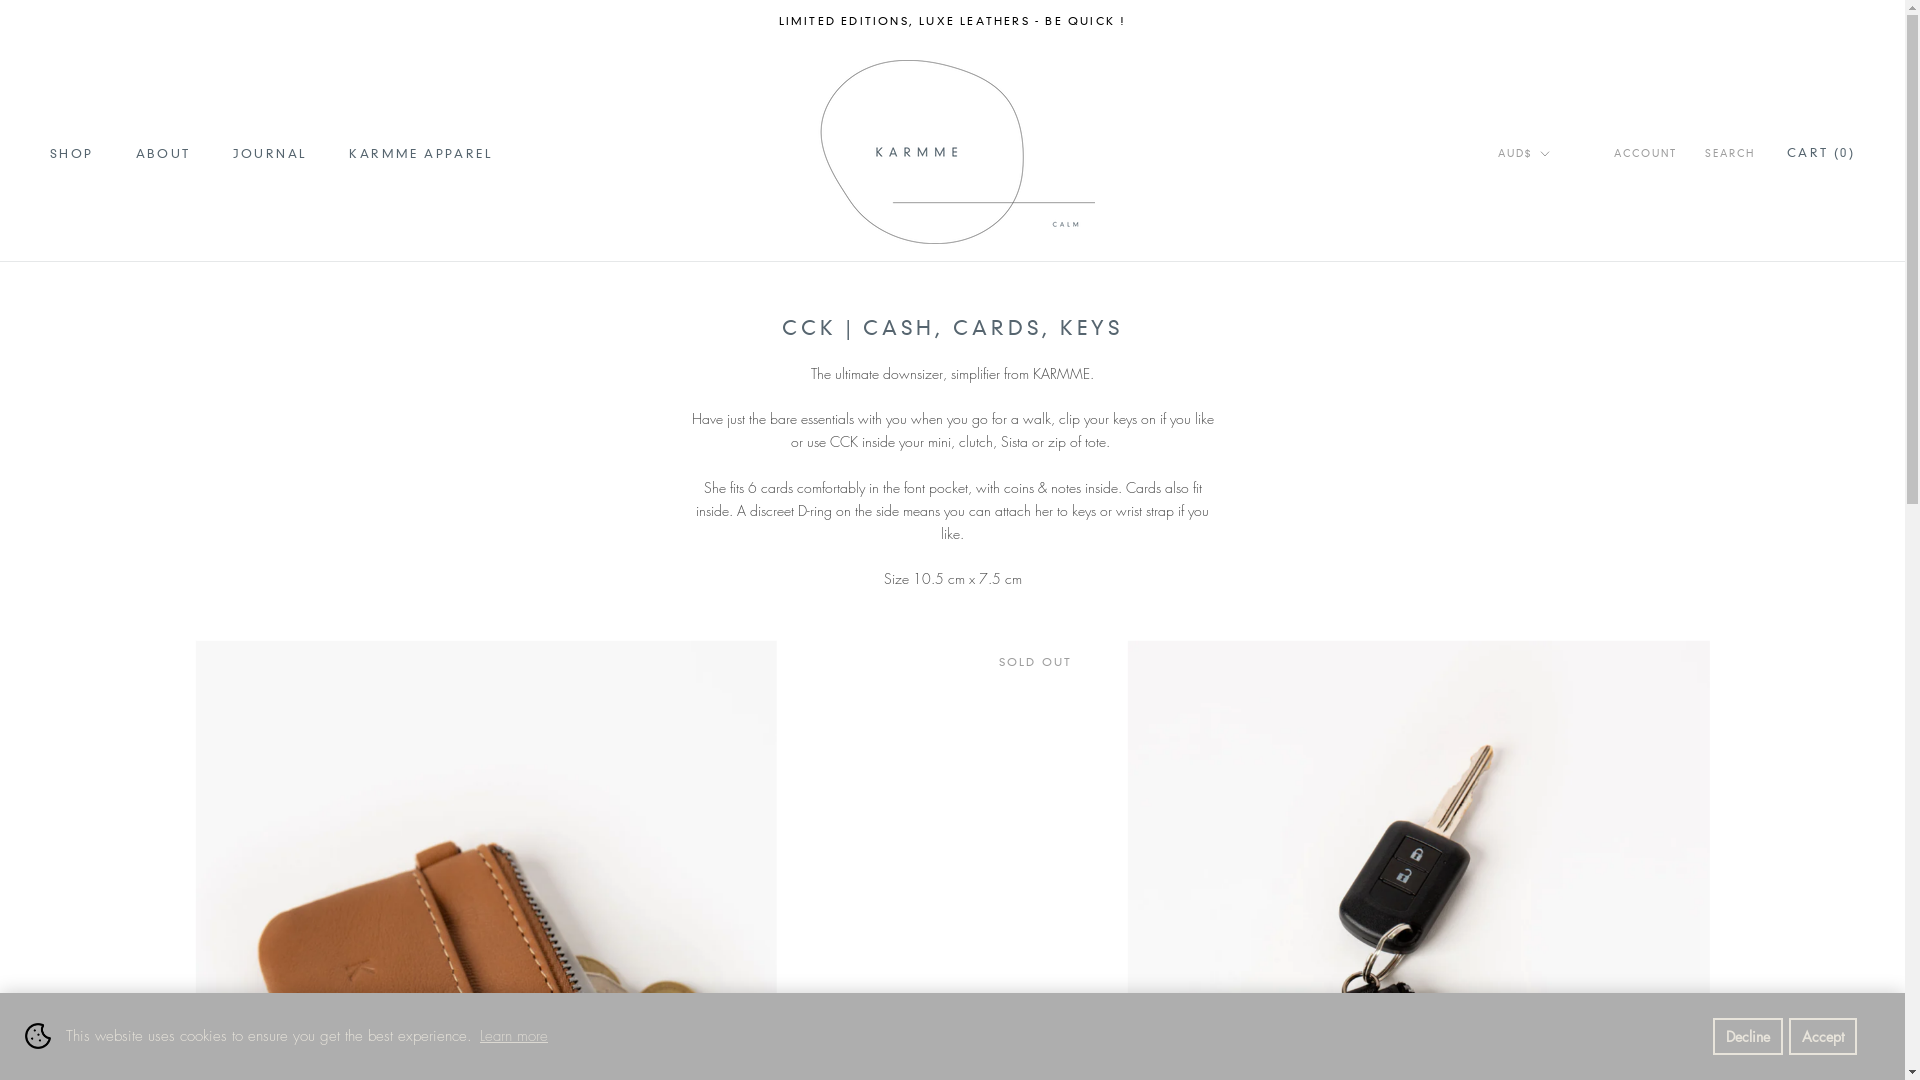 This screenshot has height=1080, width=1920. What do you see at coordinates (46, 1029) in the screenshot?
I see `'Shopify online store chat'` at bounding box center [46, 1029].